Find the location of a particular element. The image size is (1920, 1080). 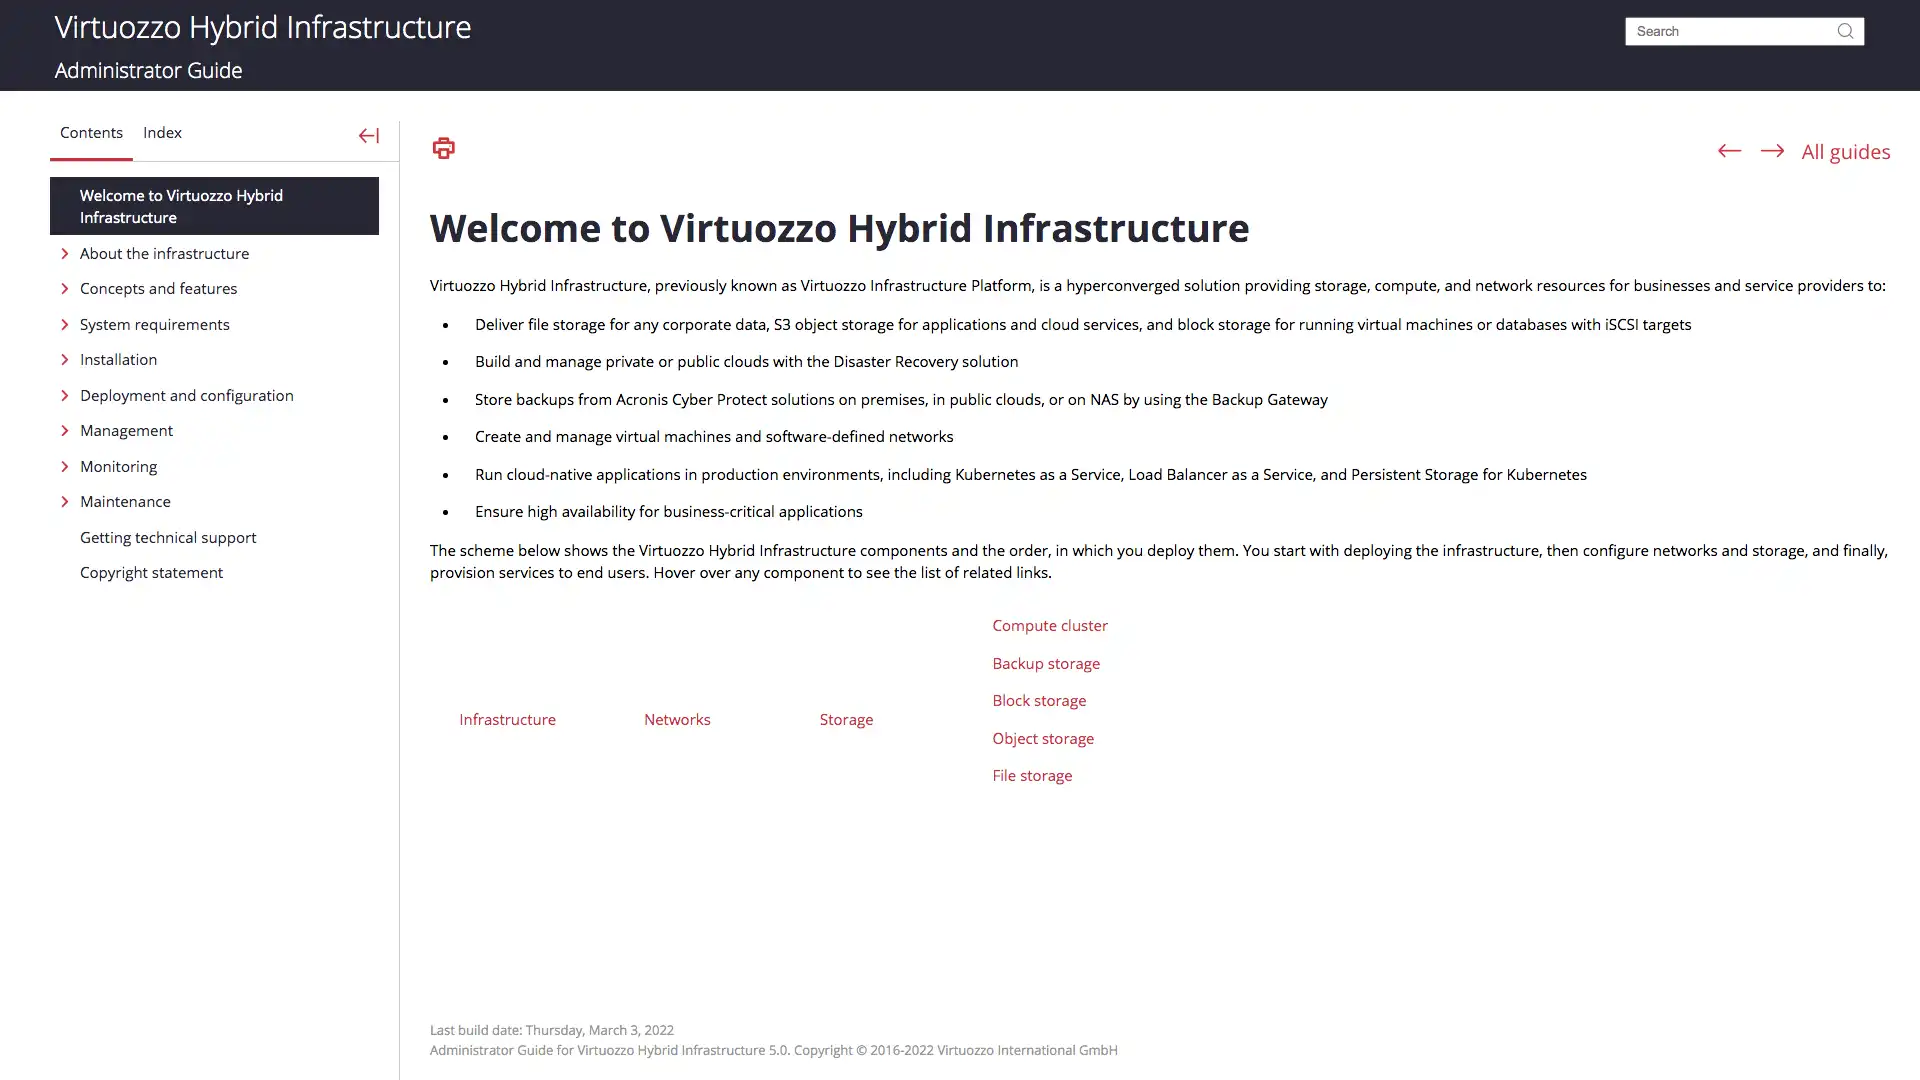

Show Navigation Panel is located at coordinates (369, 135).